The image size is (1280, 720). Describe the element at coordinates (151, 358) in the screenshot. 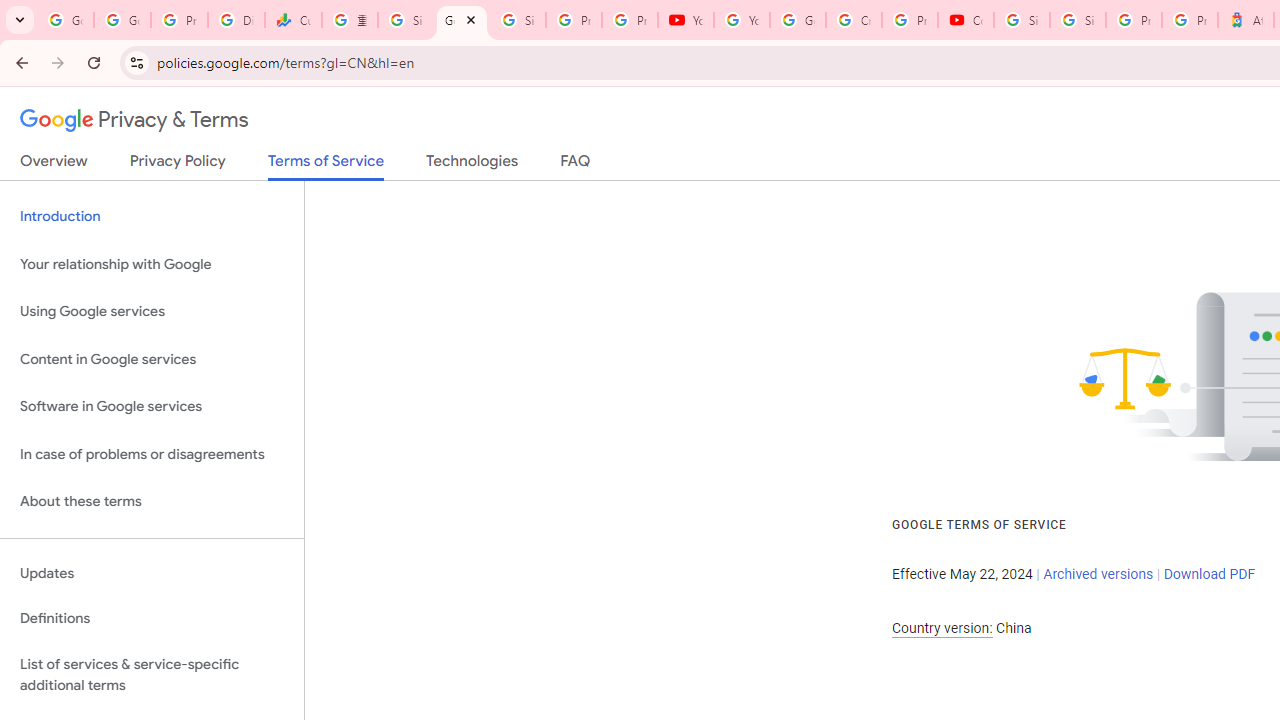

I see `'Content in Google services'` at that location.